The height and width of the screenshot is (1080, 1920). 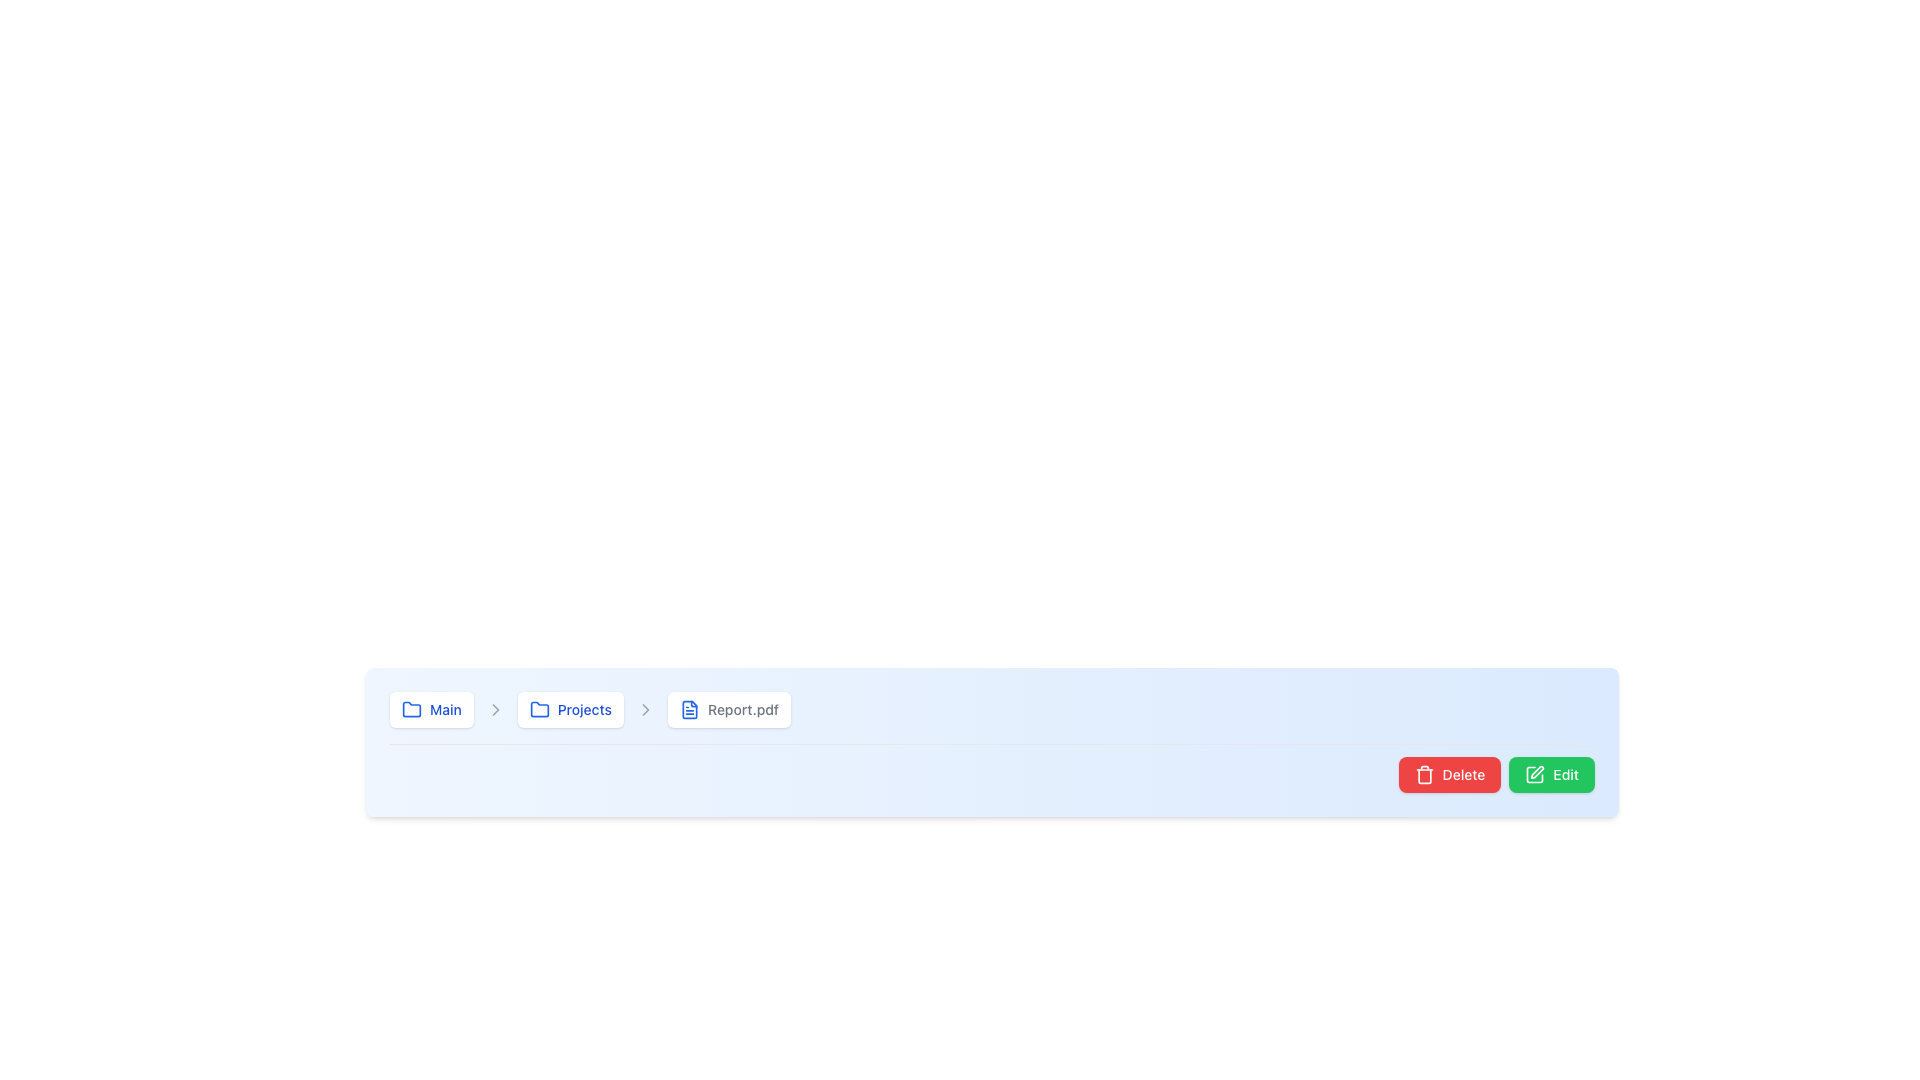 I want to click on the text label displaying 'Report.pdf' in the breadcrumb navigation area, so click(x=742, y=708).